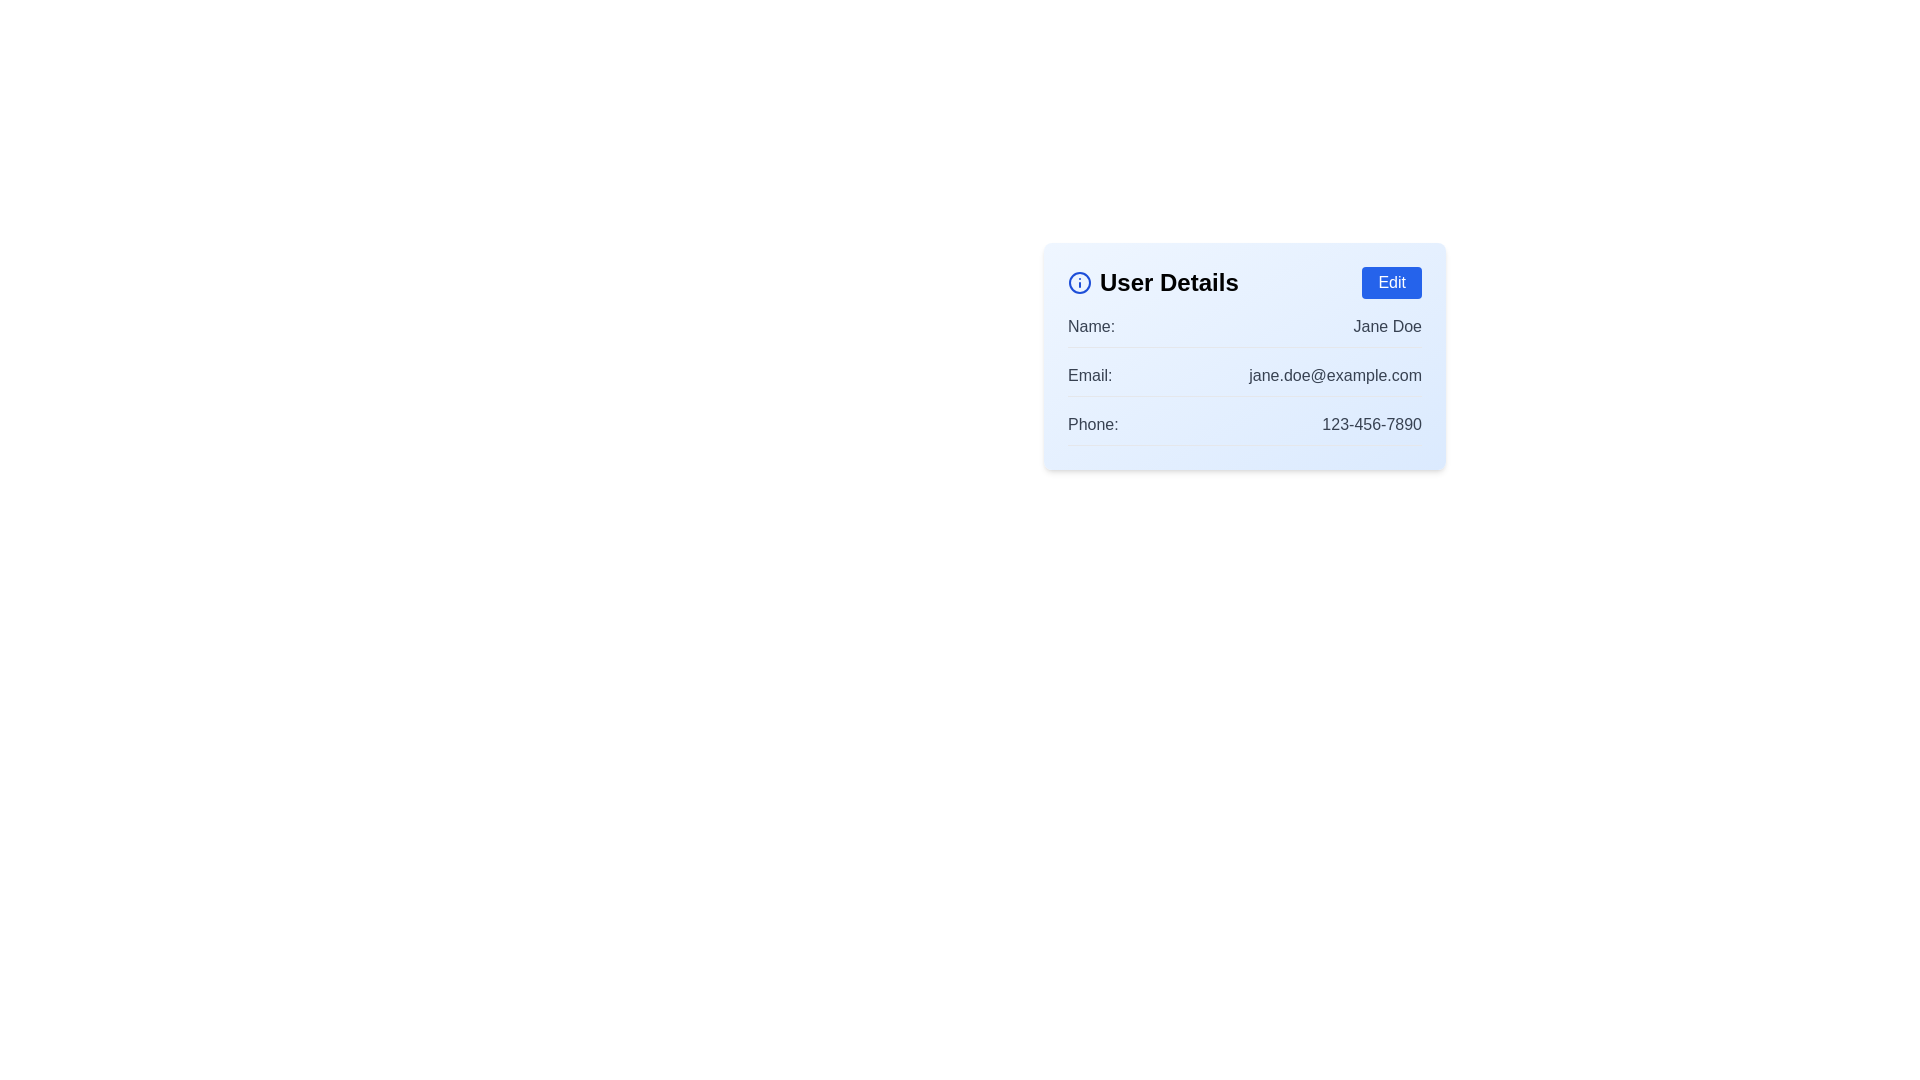  I want to click on the static text displaying the email address 'jane.doe@example.com' located in the 'User Details' section, next to the label 'Email:', so click(1335, 375).